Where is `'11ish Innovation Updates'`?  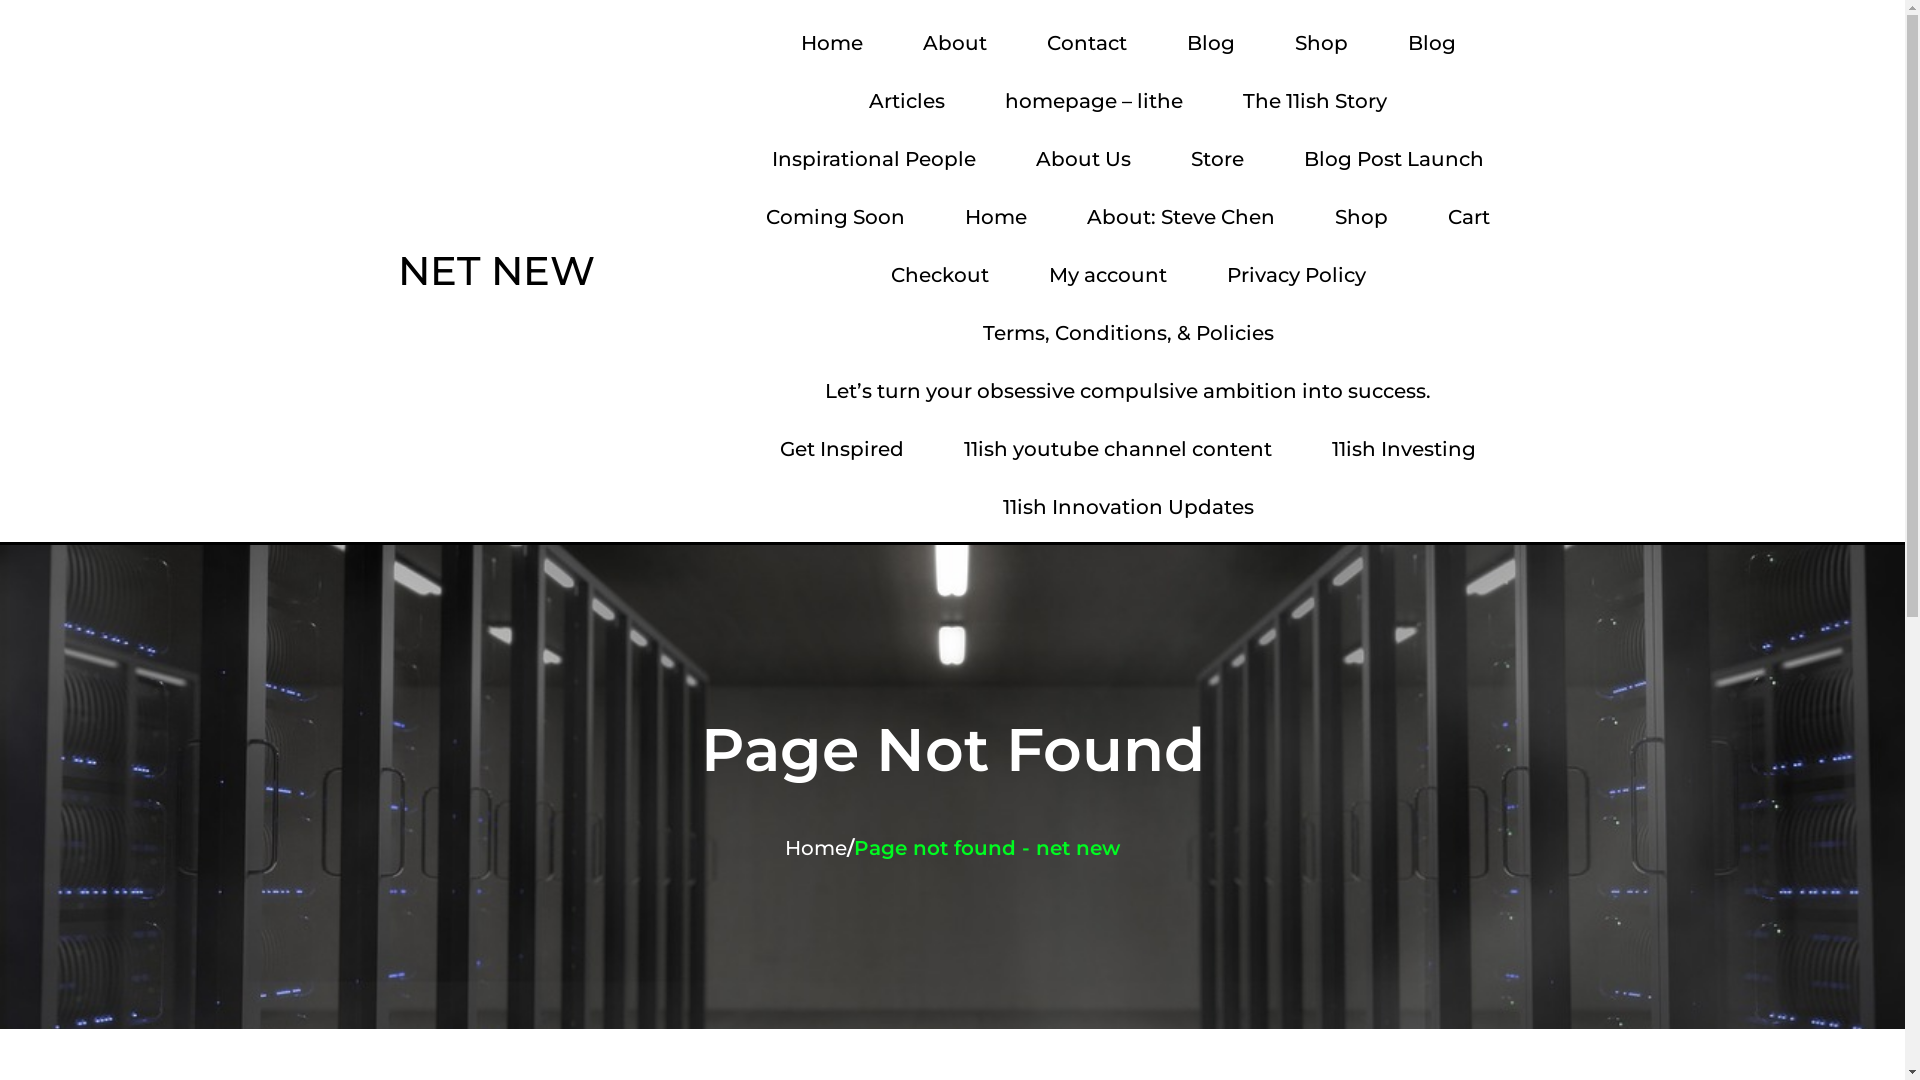
'11ish Innovation Updates' is located at coordinates (1128, 505).